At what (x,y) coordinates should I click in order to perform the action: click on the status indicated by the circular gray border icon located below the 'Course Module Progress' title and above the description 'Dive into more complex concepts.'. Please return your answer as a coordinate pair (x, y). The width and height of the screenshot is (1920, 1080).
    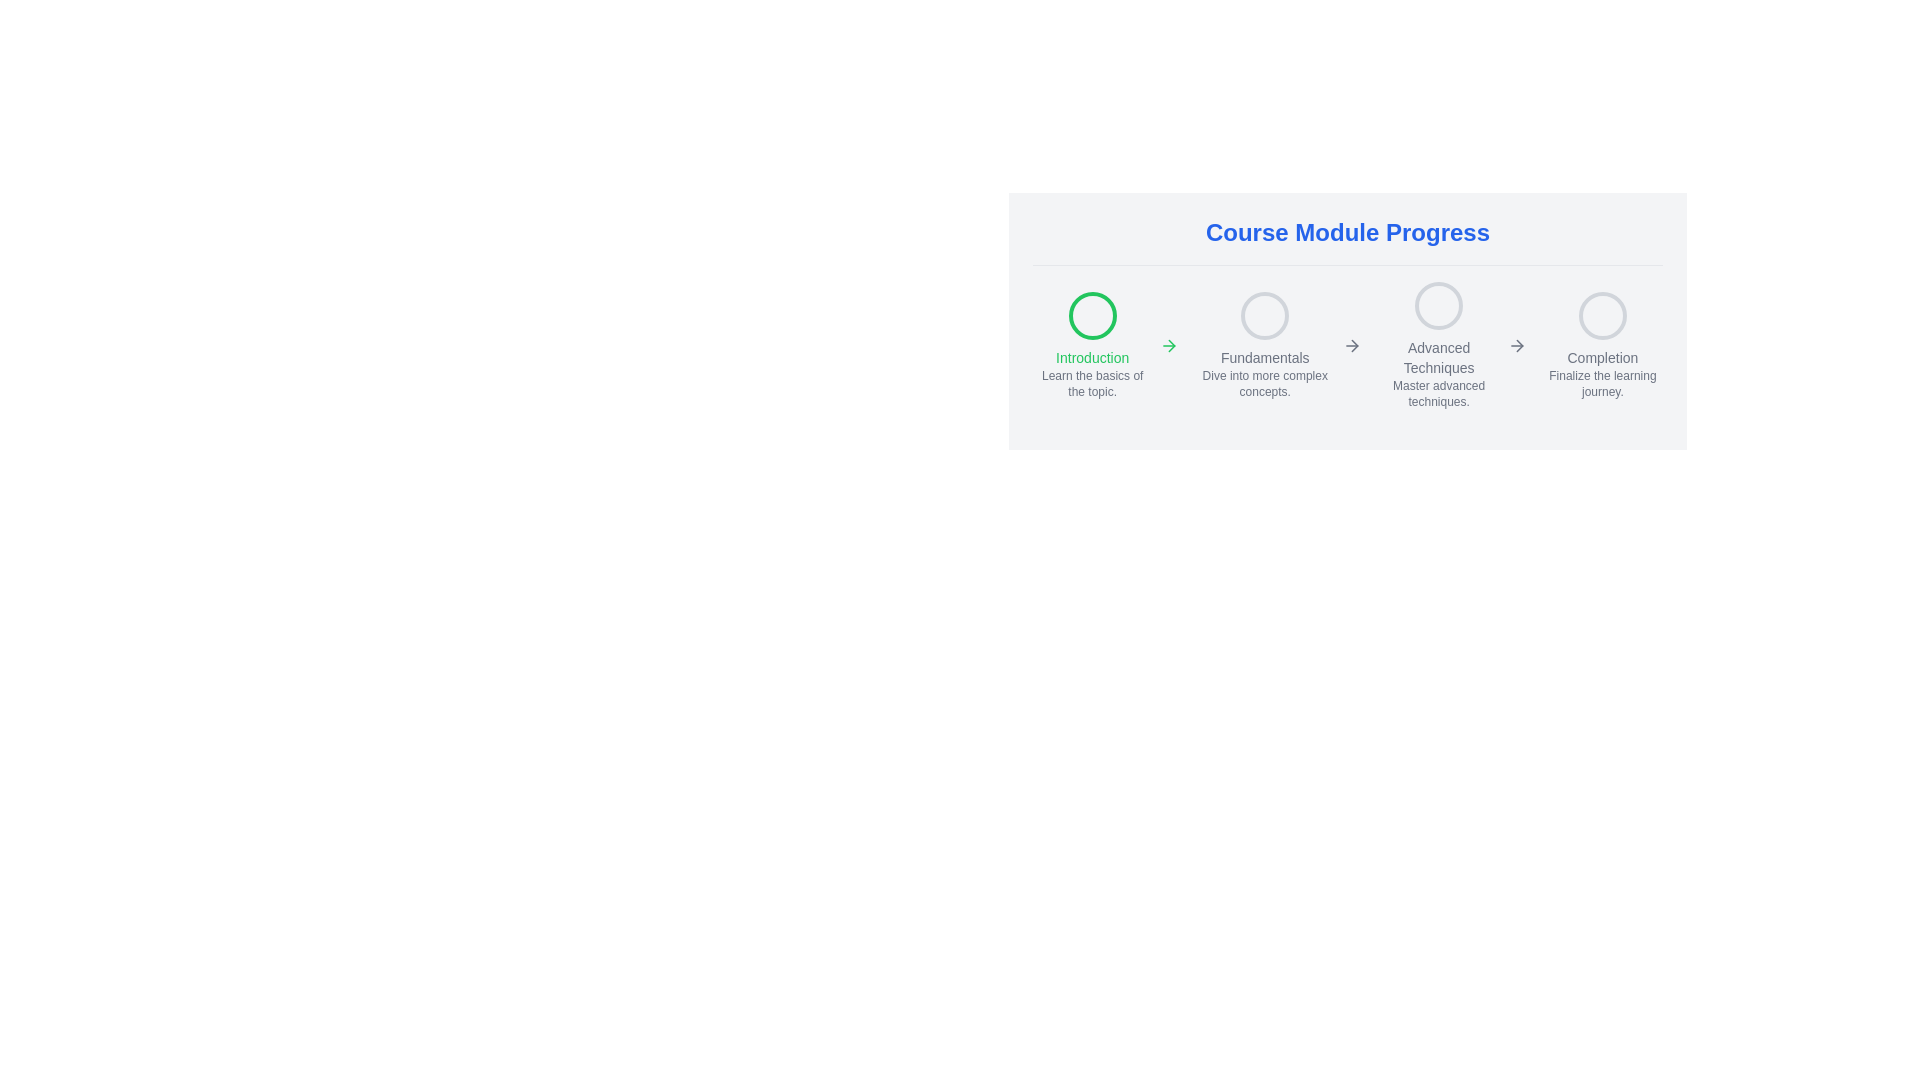
    Looking at the image, I should click on (1264, 315).